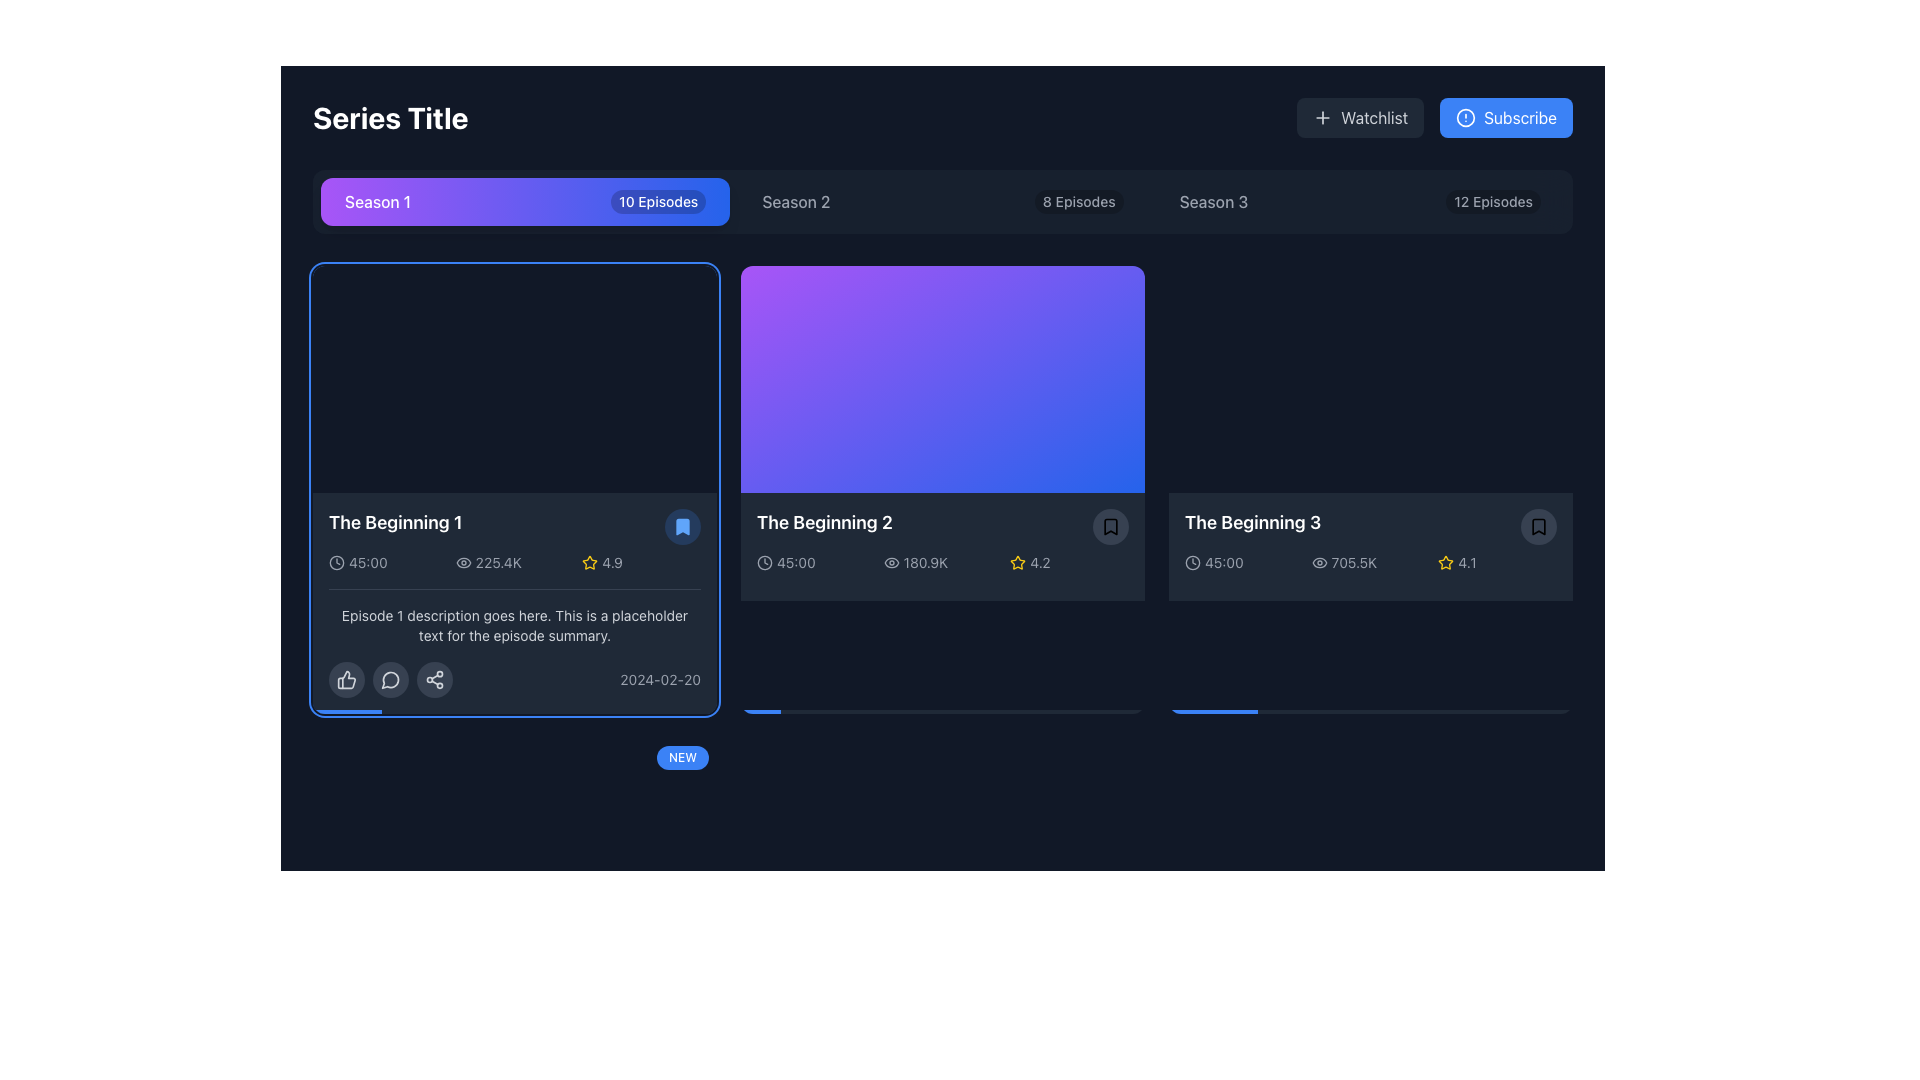 The width and height of the screenshot is (1920, 1080). Describe the element at coordinates (1500, 711) in the screenshot. I see `progress level` at that location.